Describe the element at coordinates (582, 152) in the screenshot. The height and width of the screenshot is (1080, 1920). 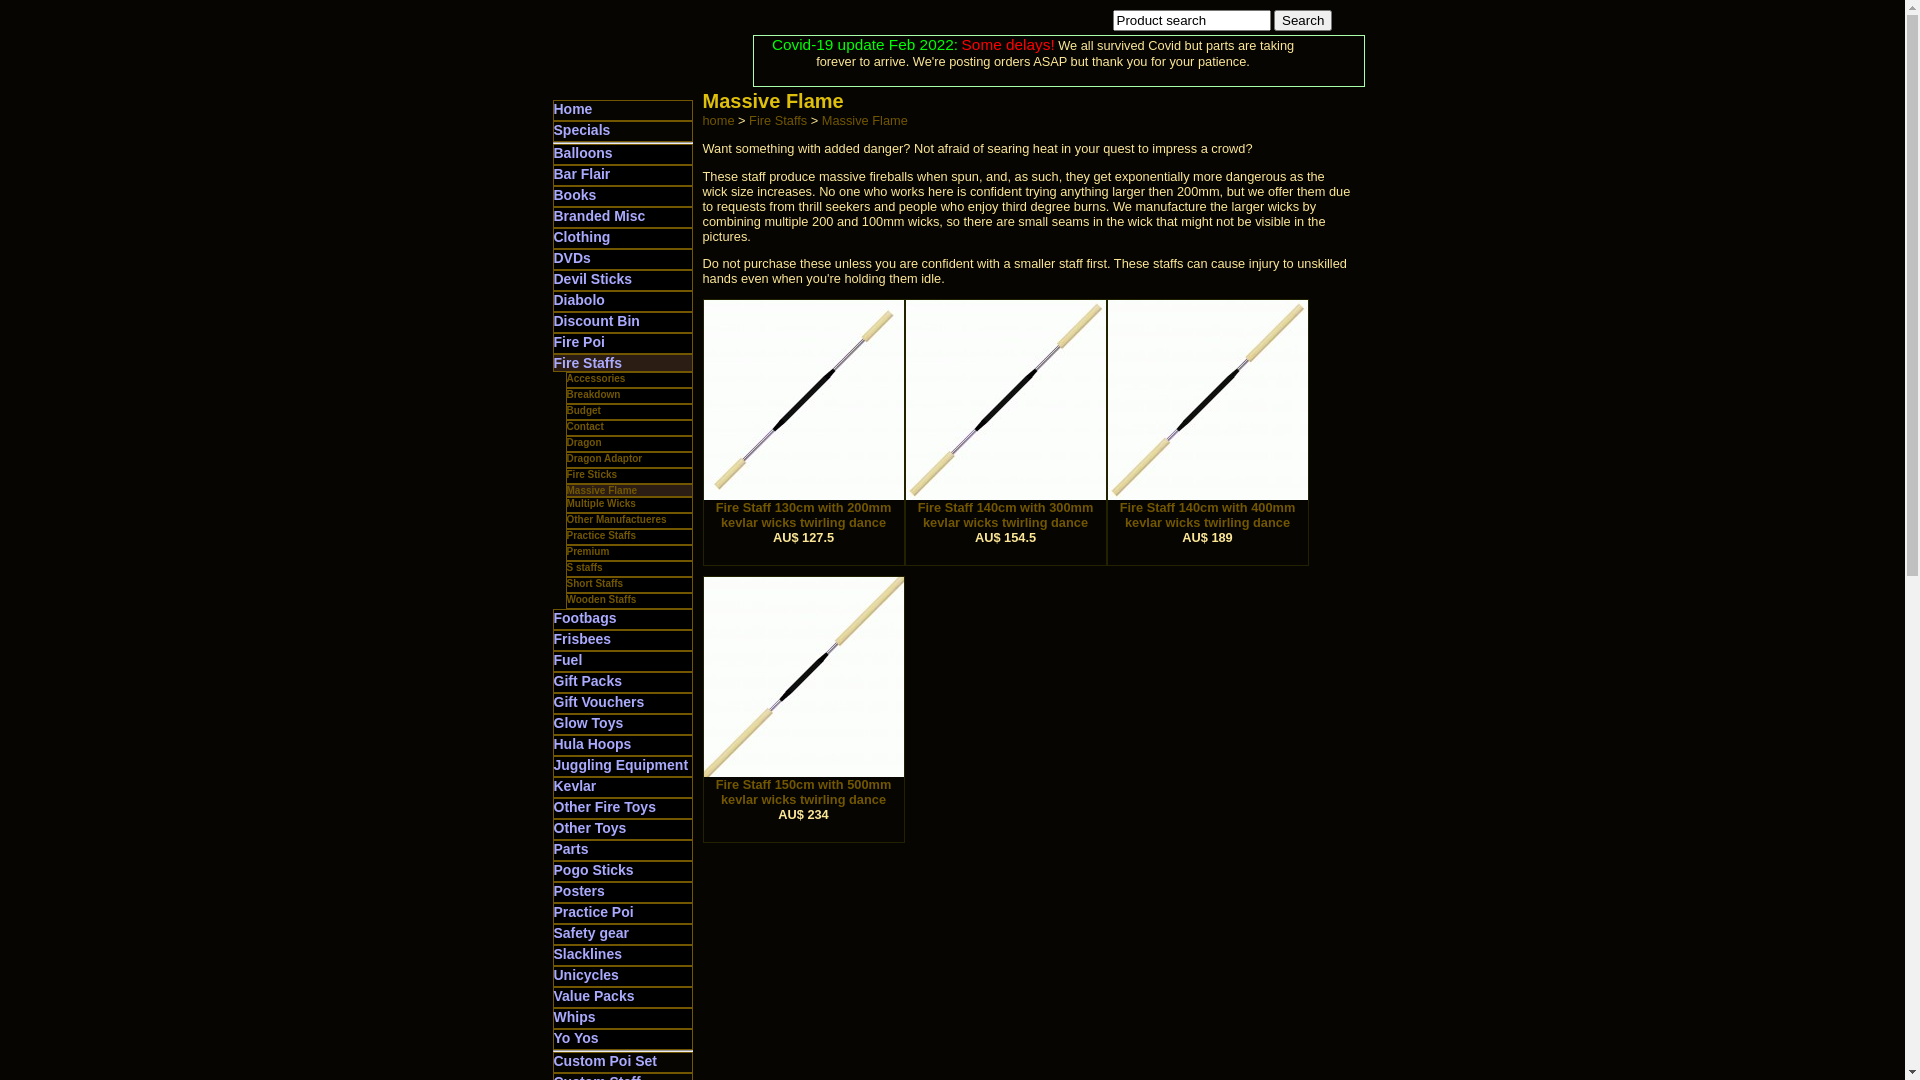
I see `'Balloons'` at that location.